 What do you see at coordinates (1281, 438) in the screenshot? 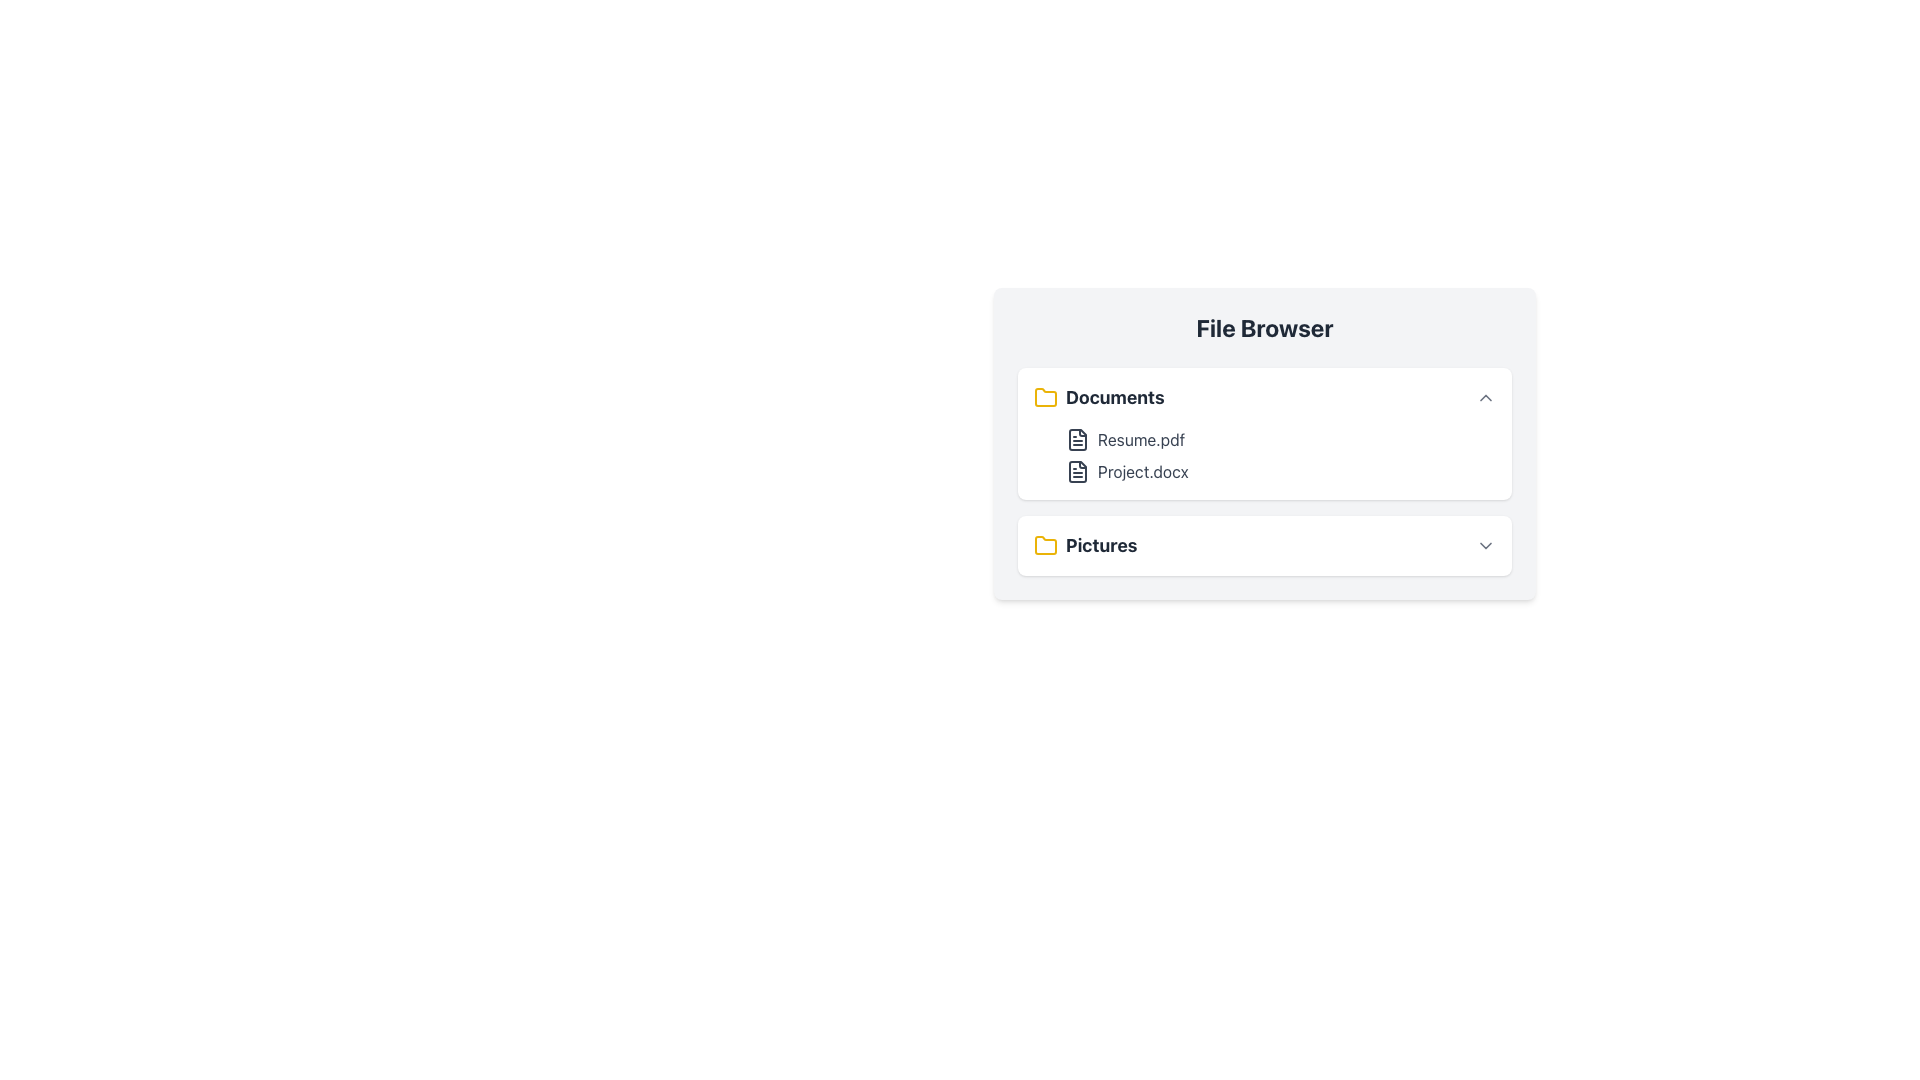
I see `the 'Resume.pdf' entry in the file browser` at bounding box center [1281, 438].